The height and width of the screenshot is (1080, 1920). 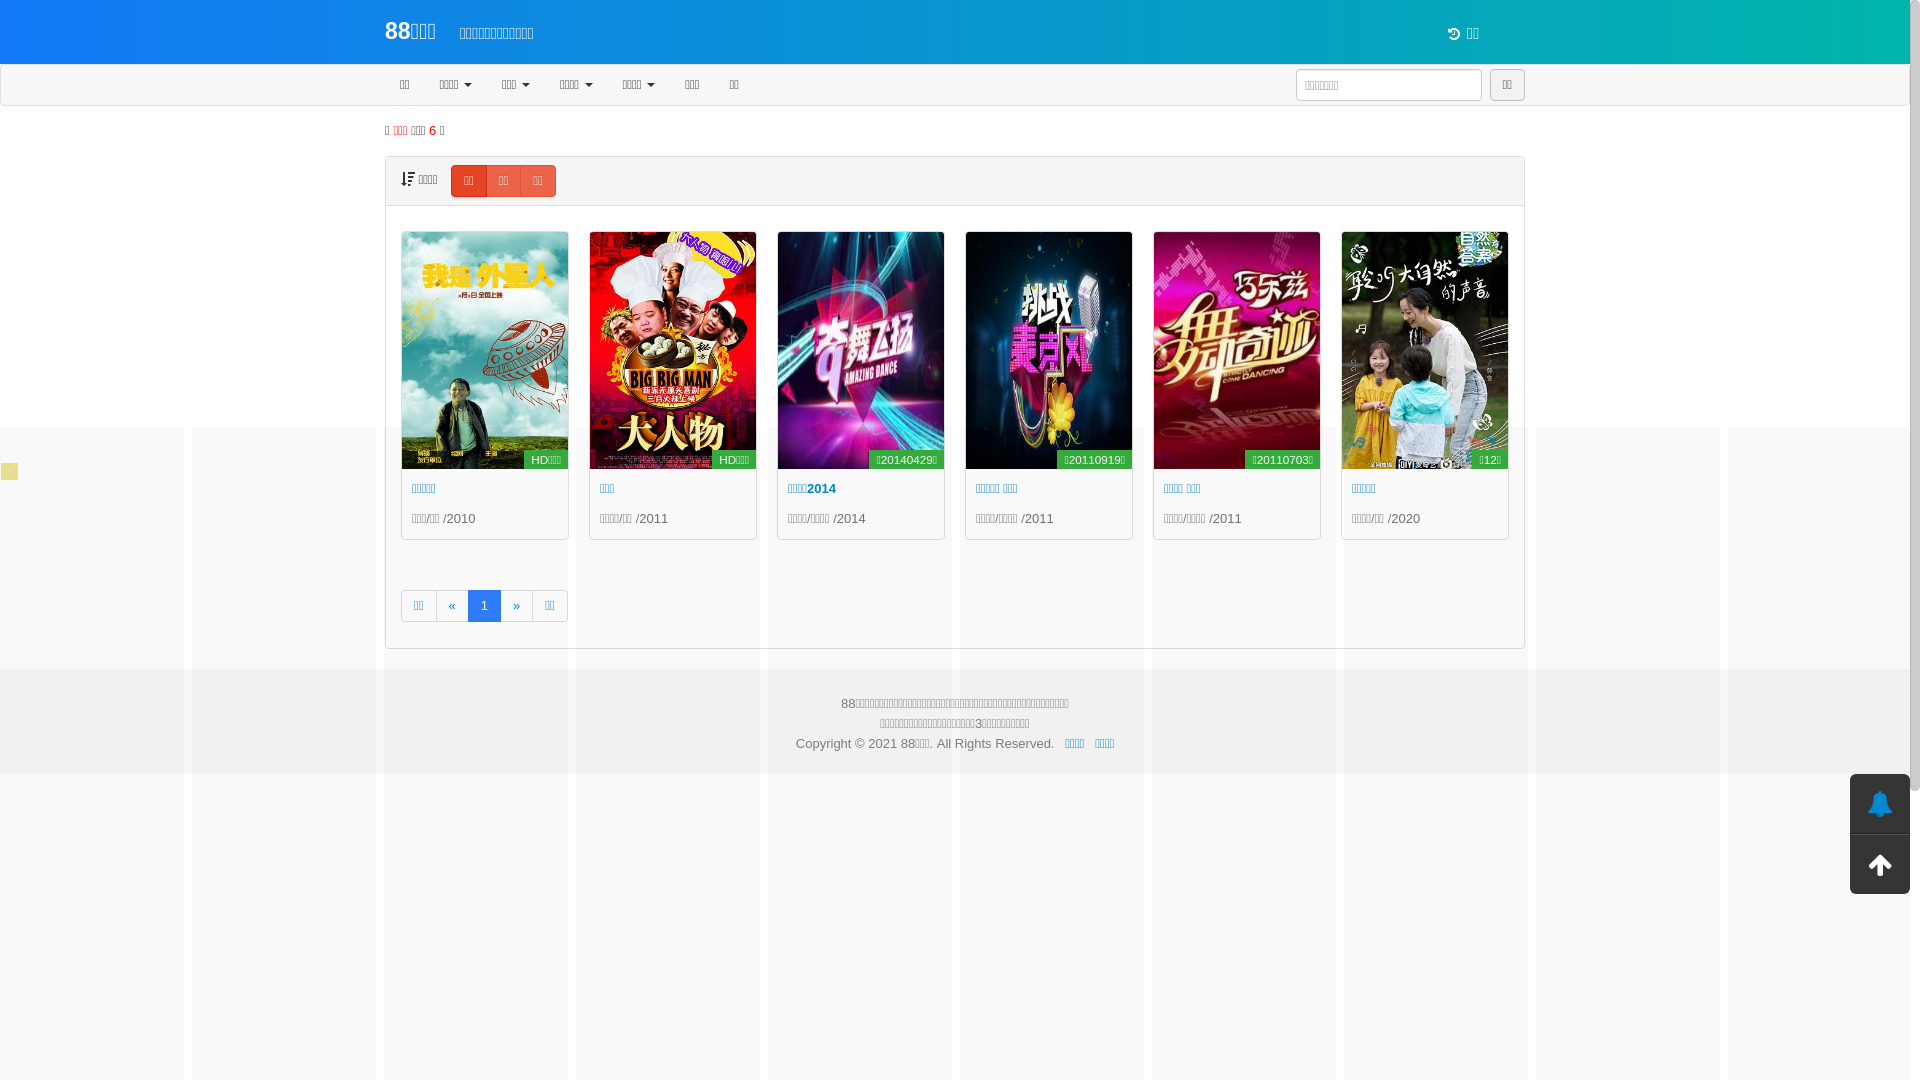 I want to click on '2011', so click(x=653, y=517).